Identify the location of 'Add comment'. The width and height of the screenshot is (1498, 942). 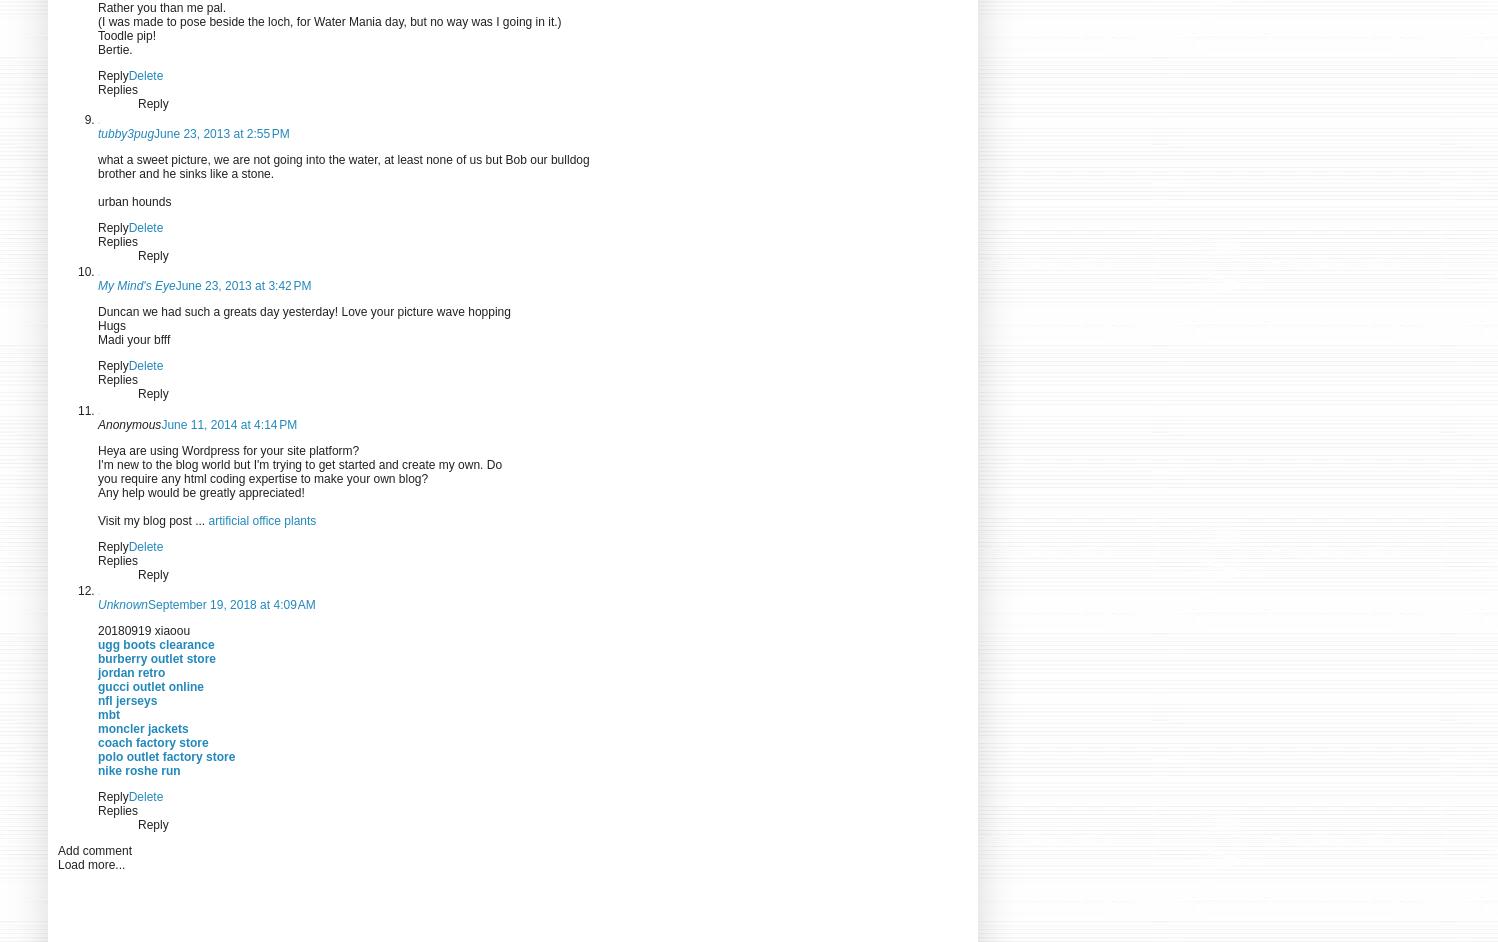
(93, 851).